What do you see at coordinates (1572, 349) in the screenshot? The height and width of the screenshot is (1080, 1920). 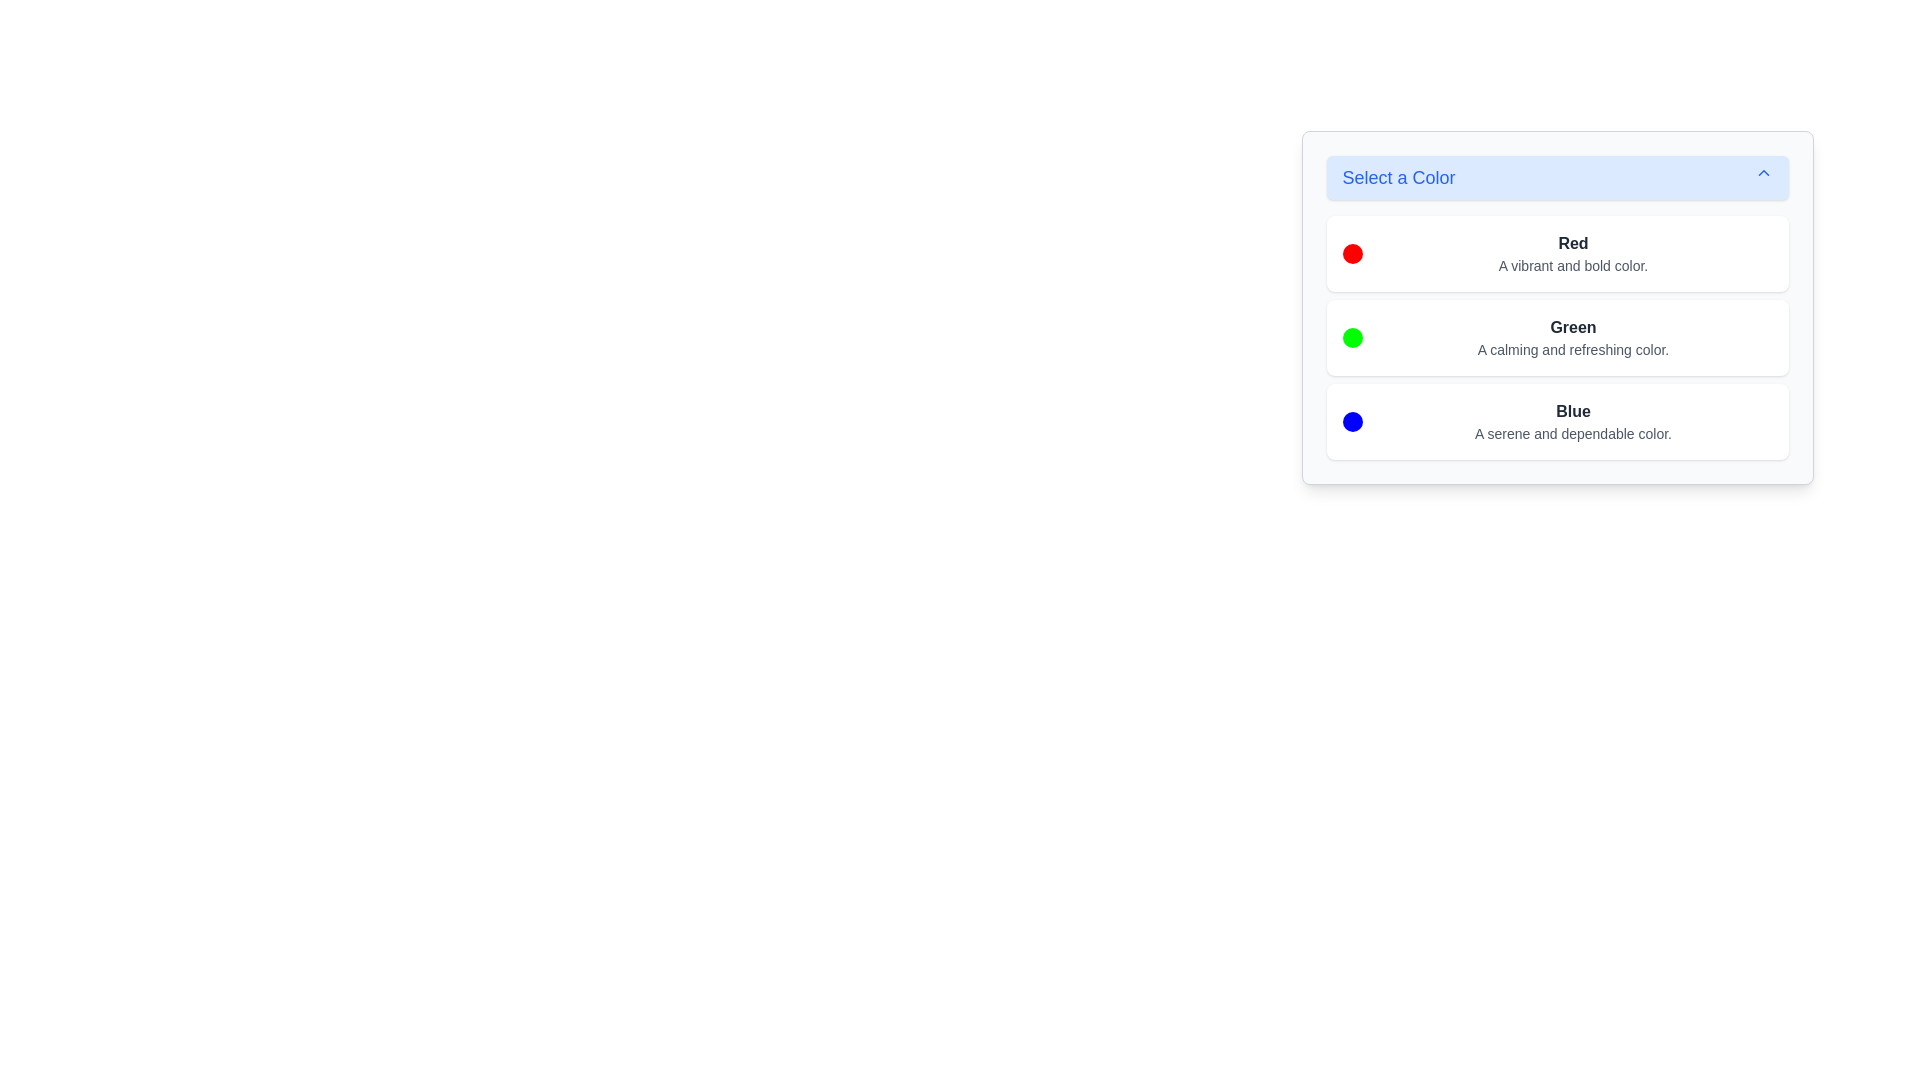 I see `the descriptive text element located below the 'Green' text, which provides additional information about the green color selection` at bounding box center [1572, 349].